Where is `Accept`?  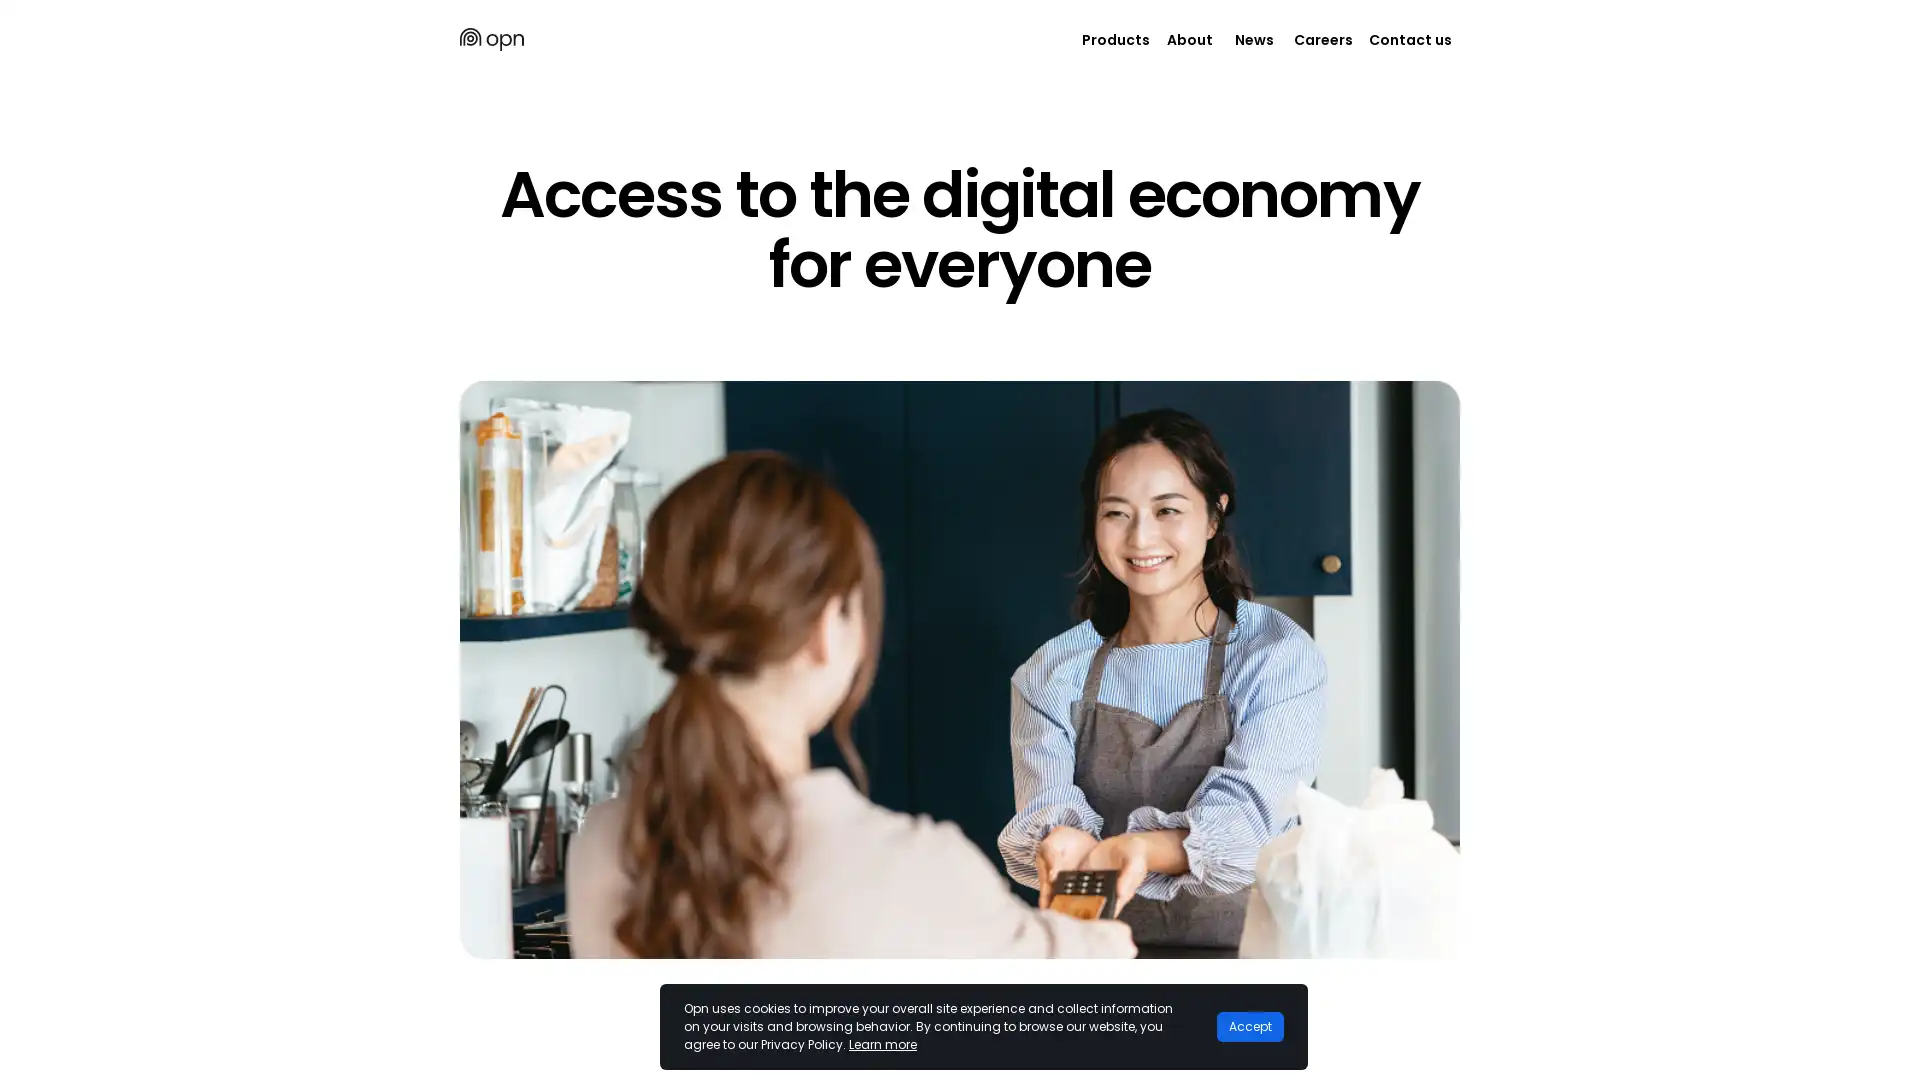 Accept is located at coordinates (1249, 1026).